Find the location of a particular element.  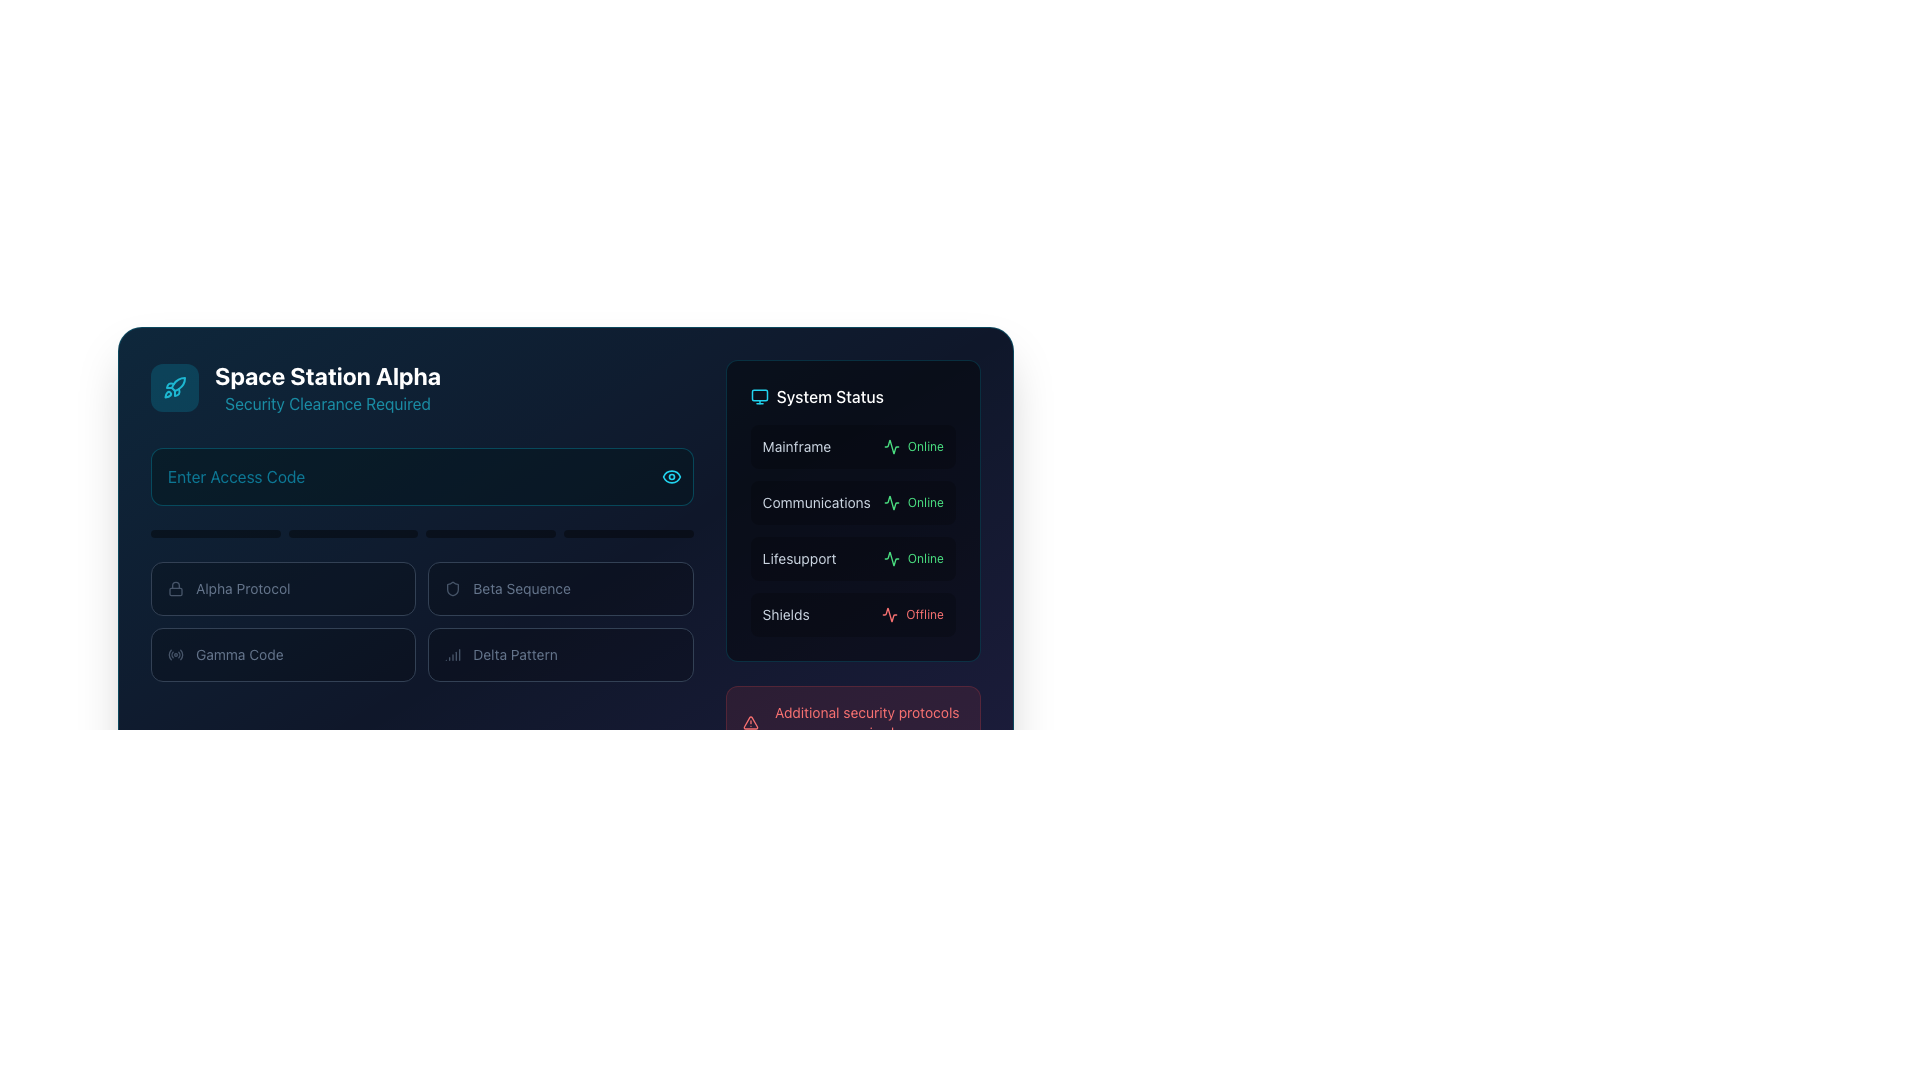

the centrally positioned progress bar, which is the third among four similar horizontal bars, featuring a dark background and rounded edges is located at coordinates (491, 532).